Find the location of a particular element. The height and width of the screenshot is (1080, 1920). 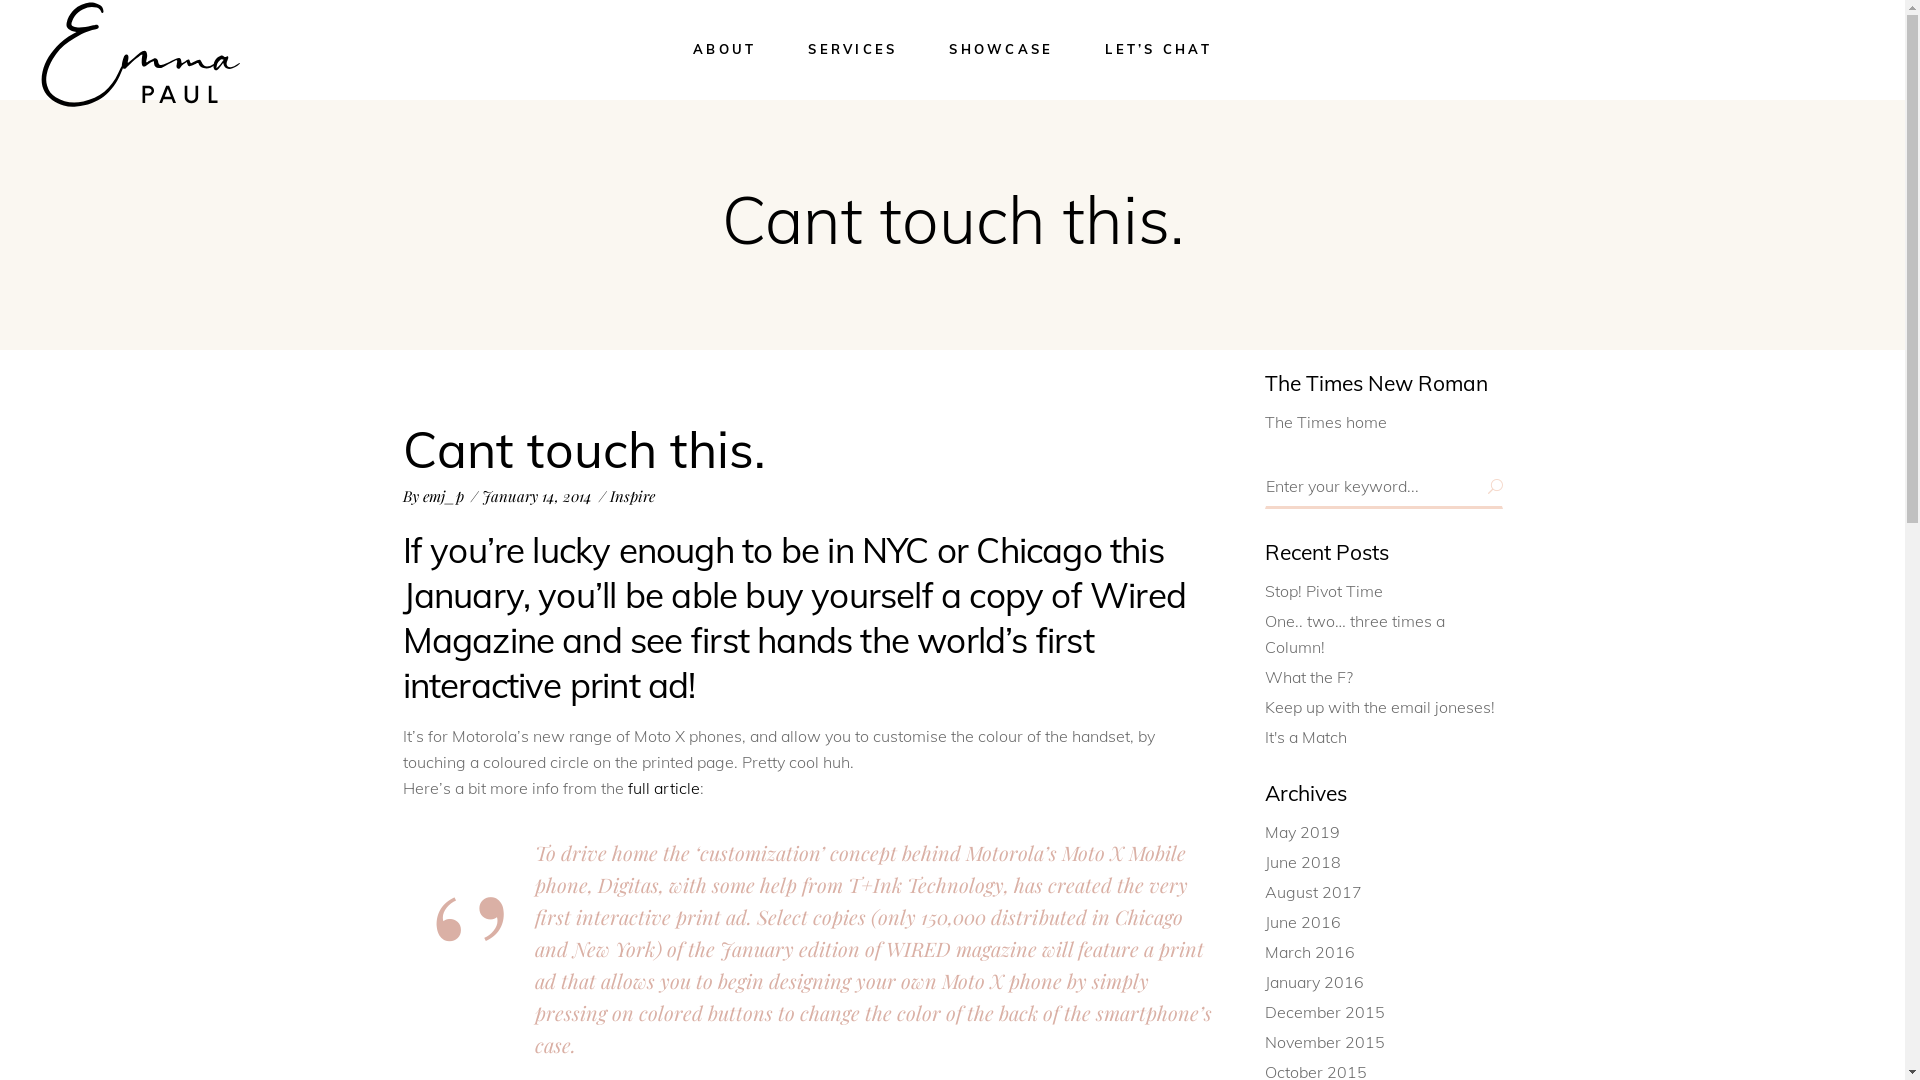

'The Times home' is located at coordinates (1264, 420).